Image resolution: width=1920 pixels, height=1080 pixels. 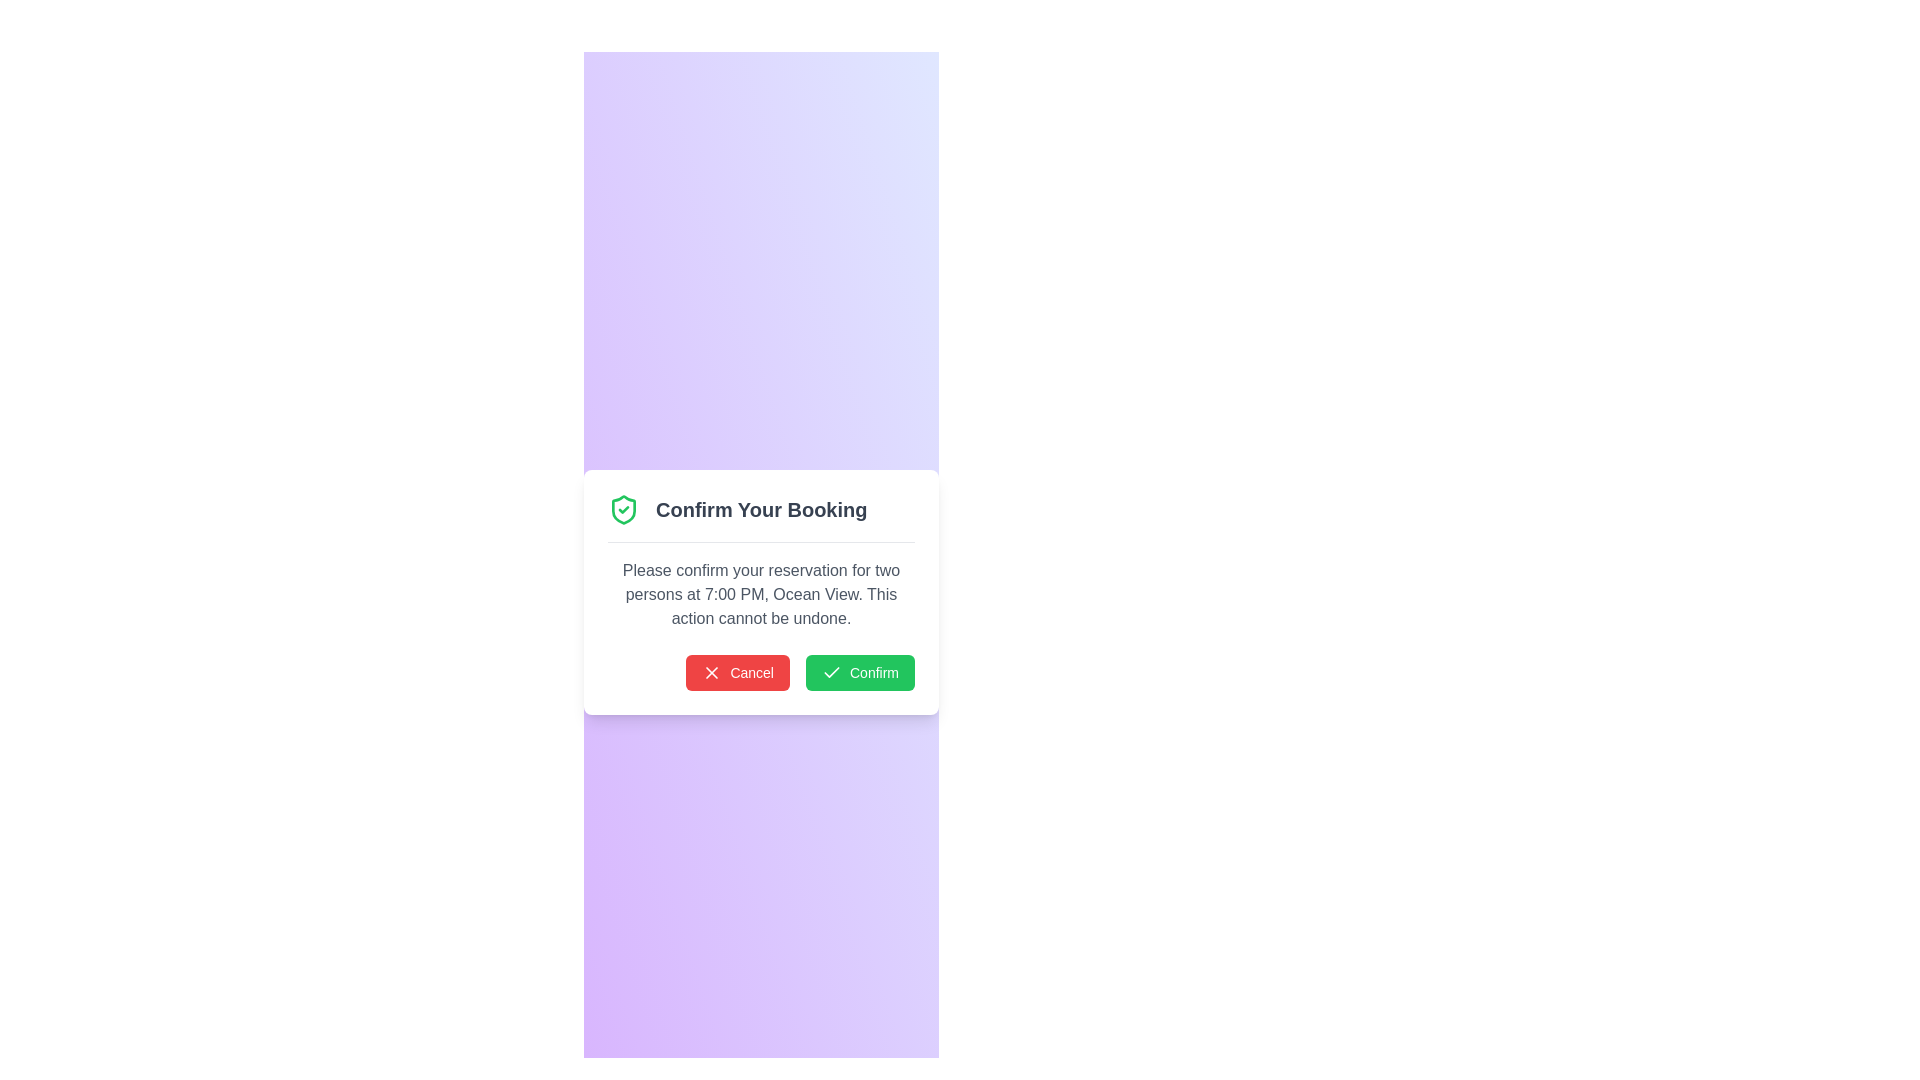 What do you see at coordinates (874, 672) in the screenshot?
I see `the 'Confirm' text label within the rightmost button on the confirmation modal, which indicates that clicking this button will confirm the user's action or selection` at bounding box center [874, 672].